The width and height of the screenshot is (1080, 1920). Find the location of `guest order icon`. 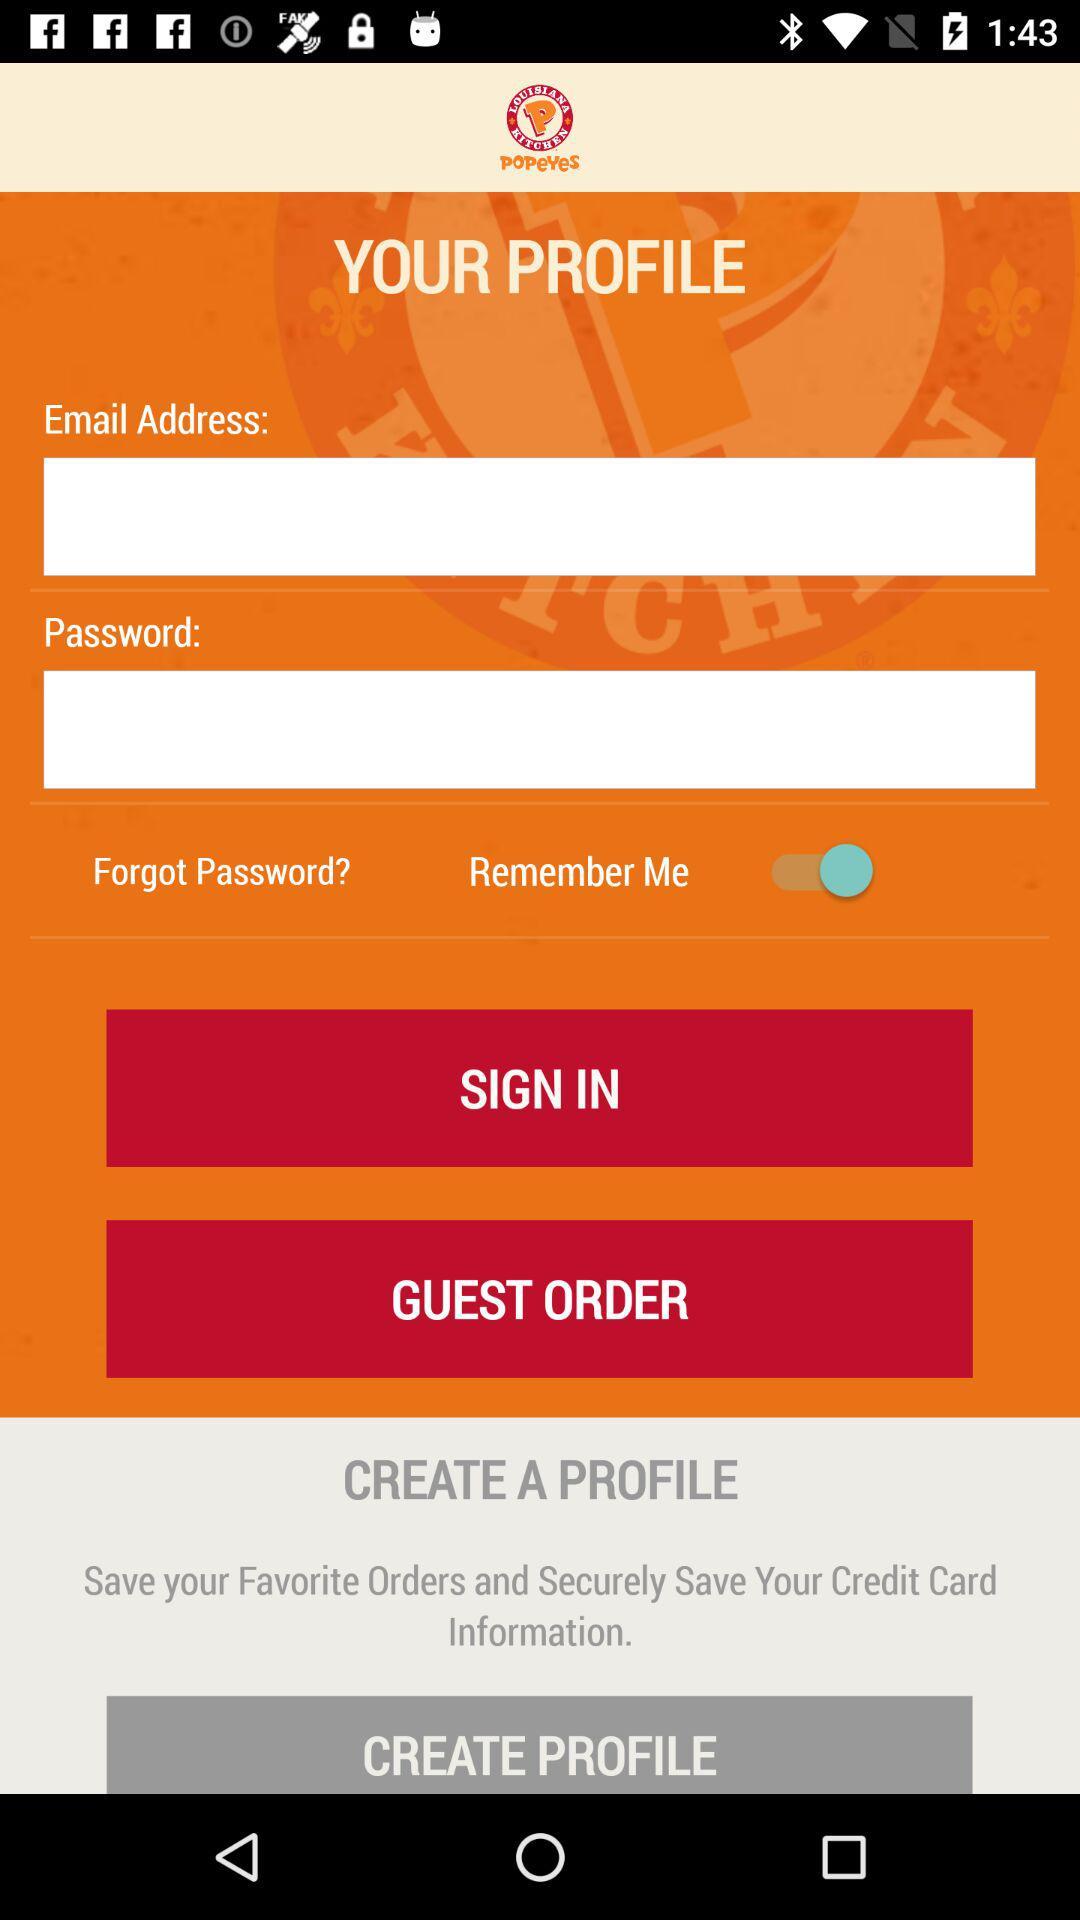

guest order icon is located at coordinates (538, 1298).